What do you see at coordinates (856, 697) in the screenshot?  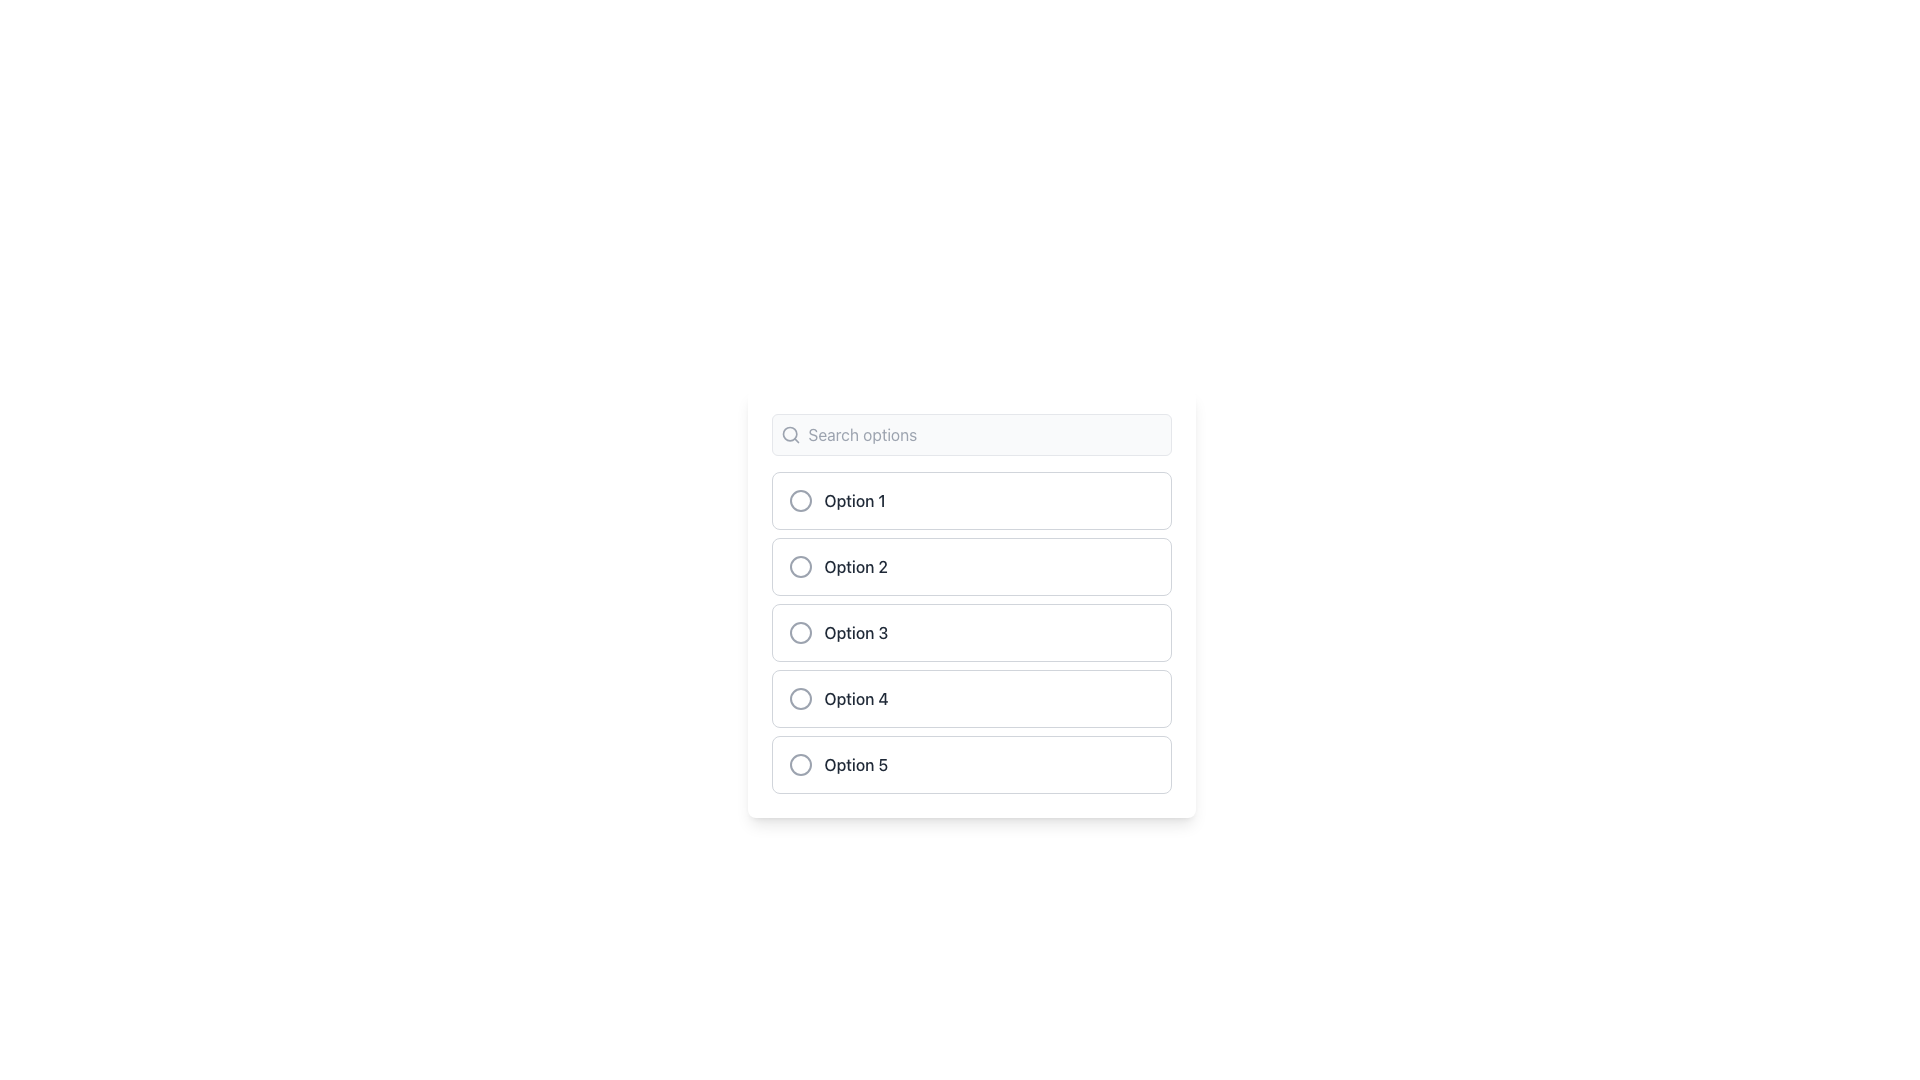 I see `the text label displaying 'Option 4' for interaction feedback` at bounding box center [856, 697].